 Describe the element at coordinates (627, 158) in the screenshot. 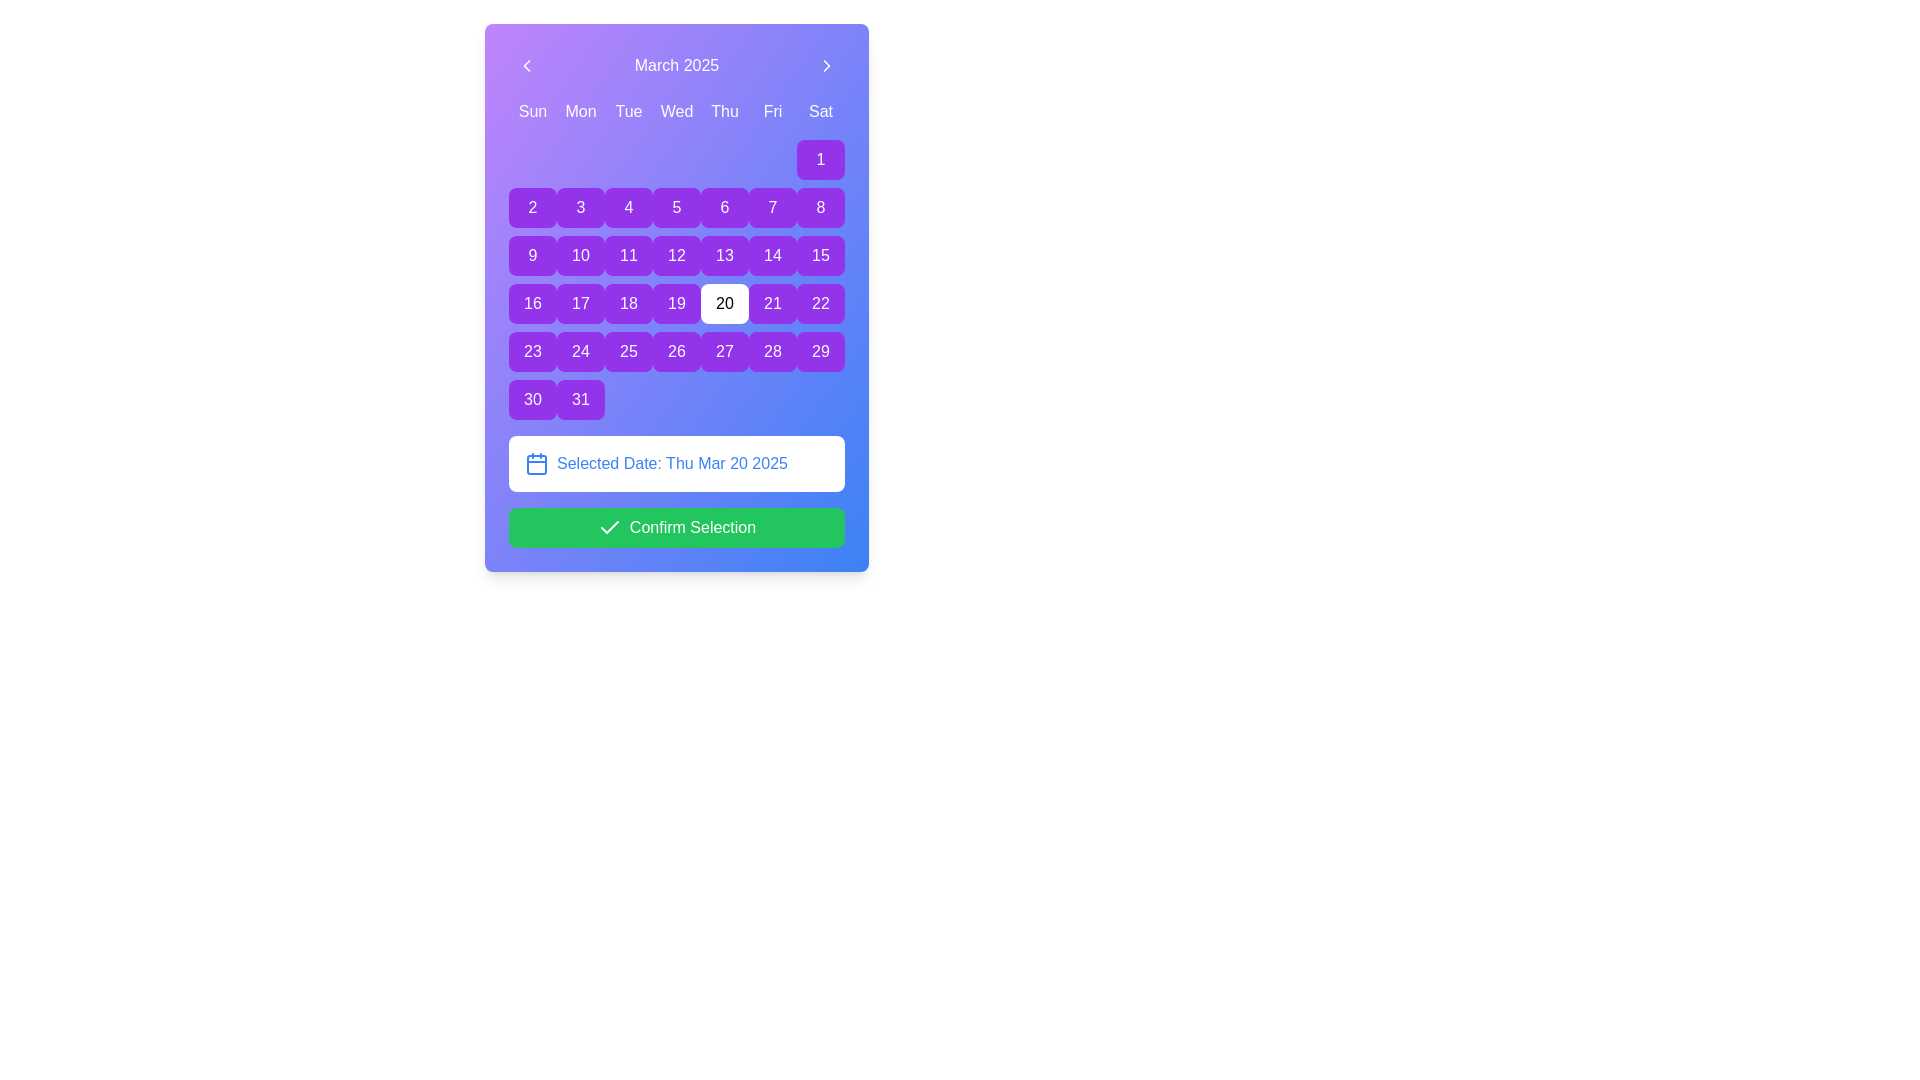

I see `the non-functional grid tile located in the first row and third column of the grid layout` at that location.